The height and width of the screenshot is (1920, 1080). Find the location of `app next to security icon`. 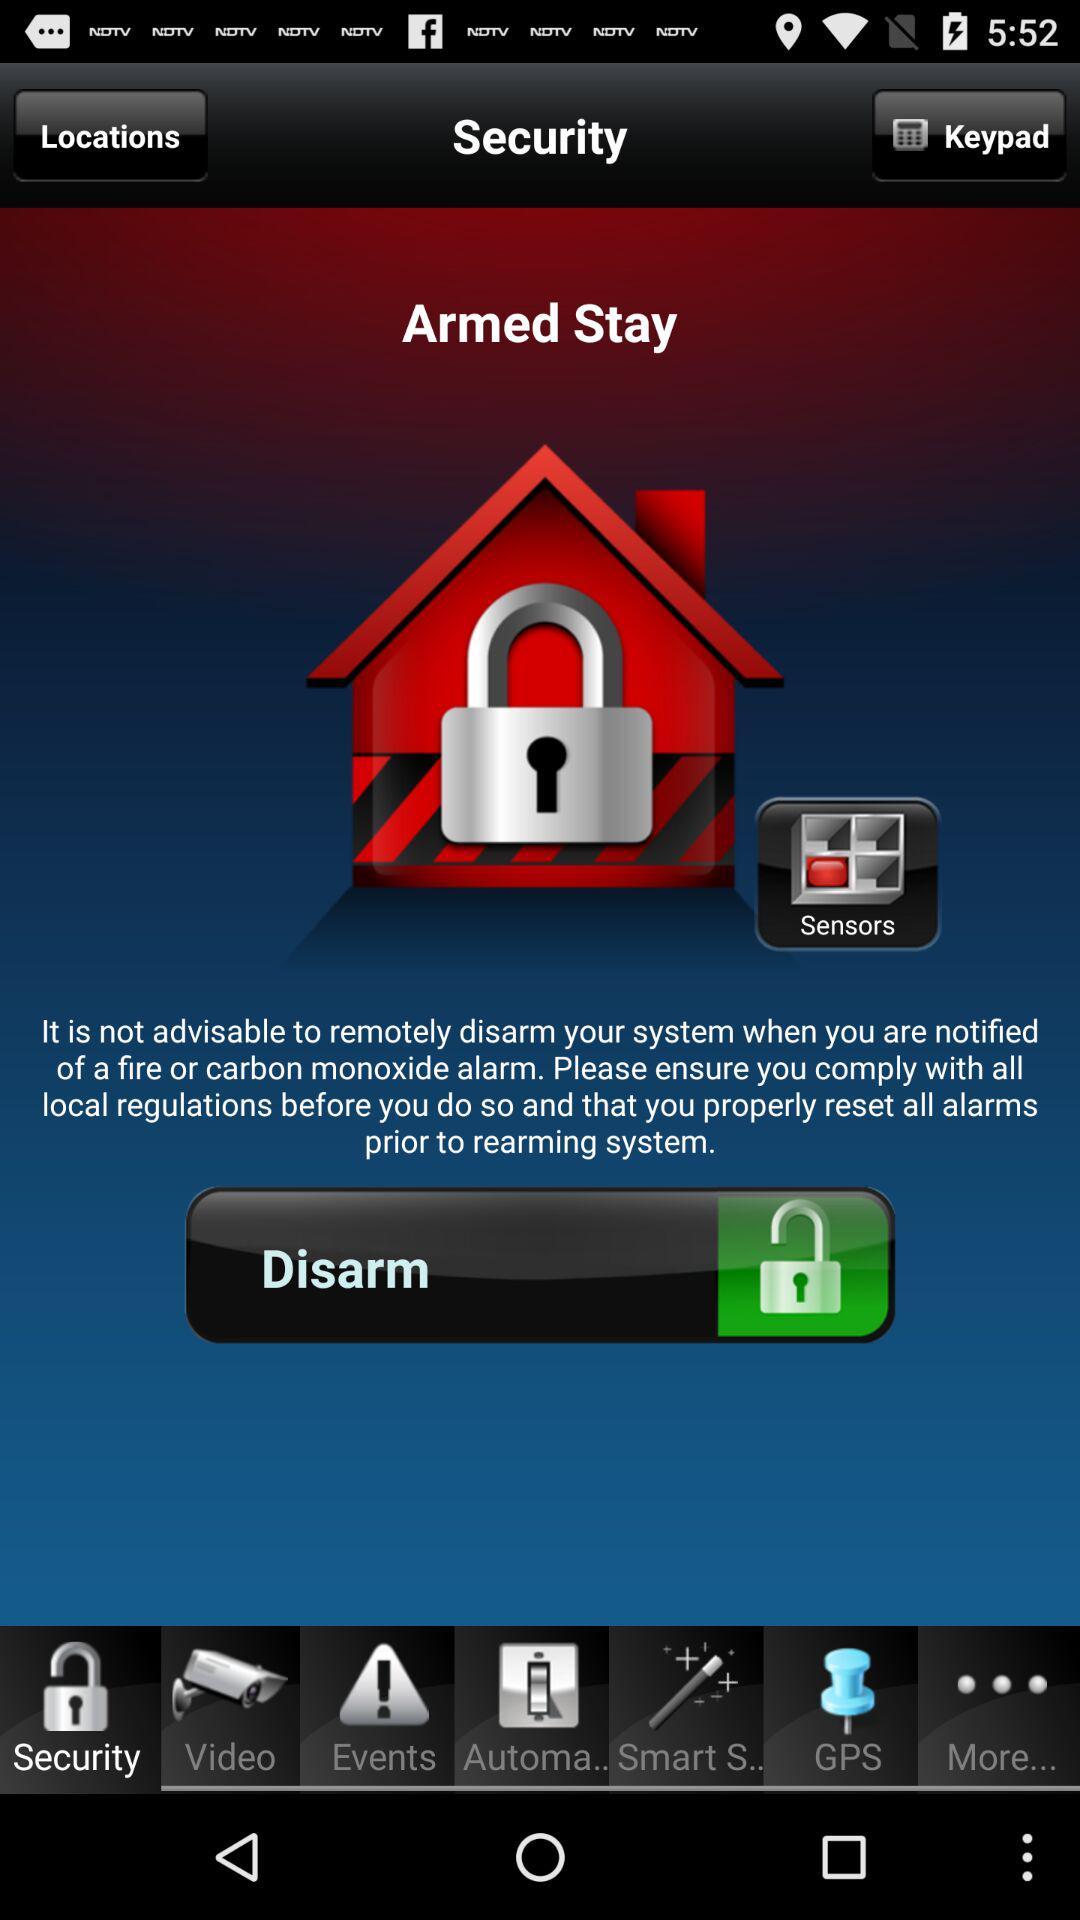

app next to security icon is located at coordinates (968, 134).